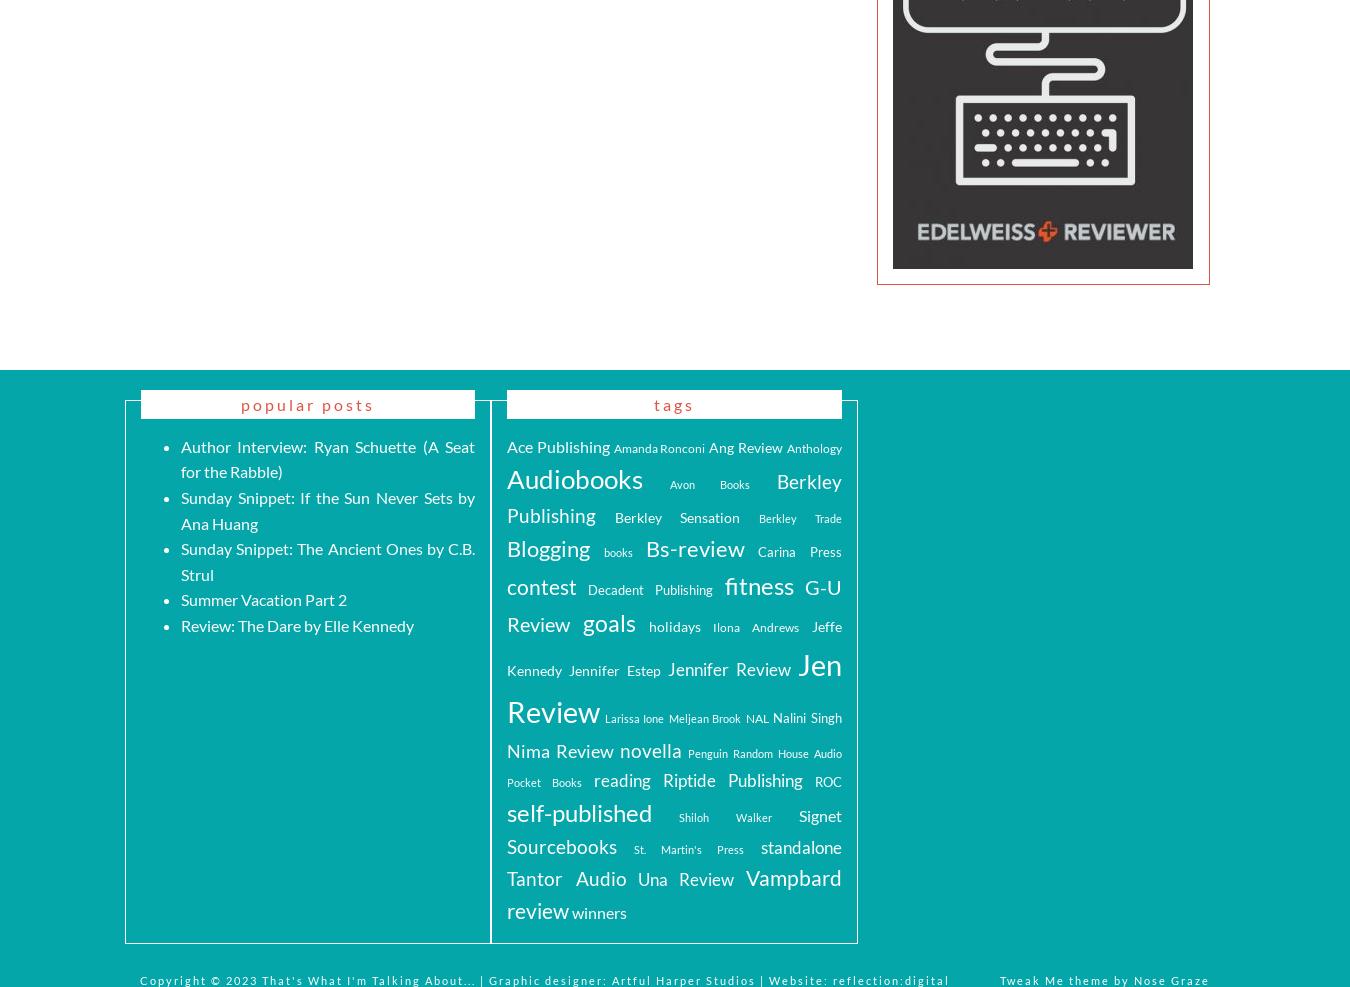 Image resolution: width=1350 pixels, height=987 pixels. What do you see at coordinates (693, 548) in the screenshot?
I see `'Bs-review'` at bounding box center [693, 548].